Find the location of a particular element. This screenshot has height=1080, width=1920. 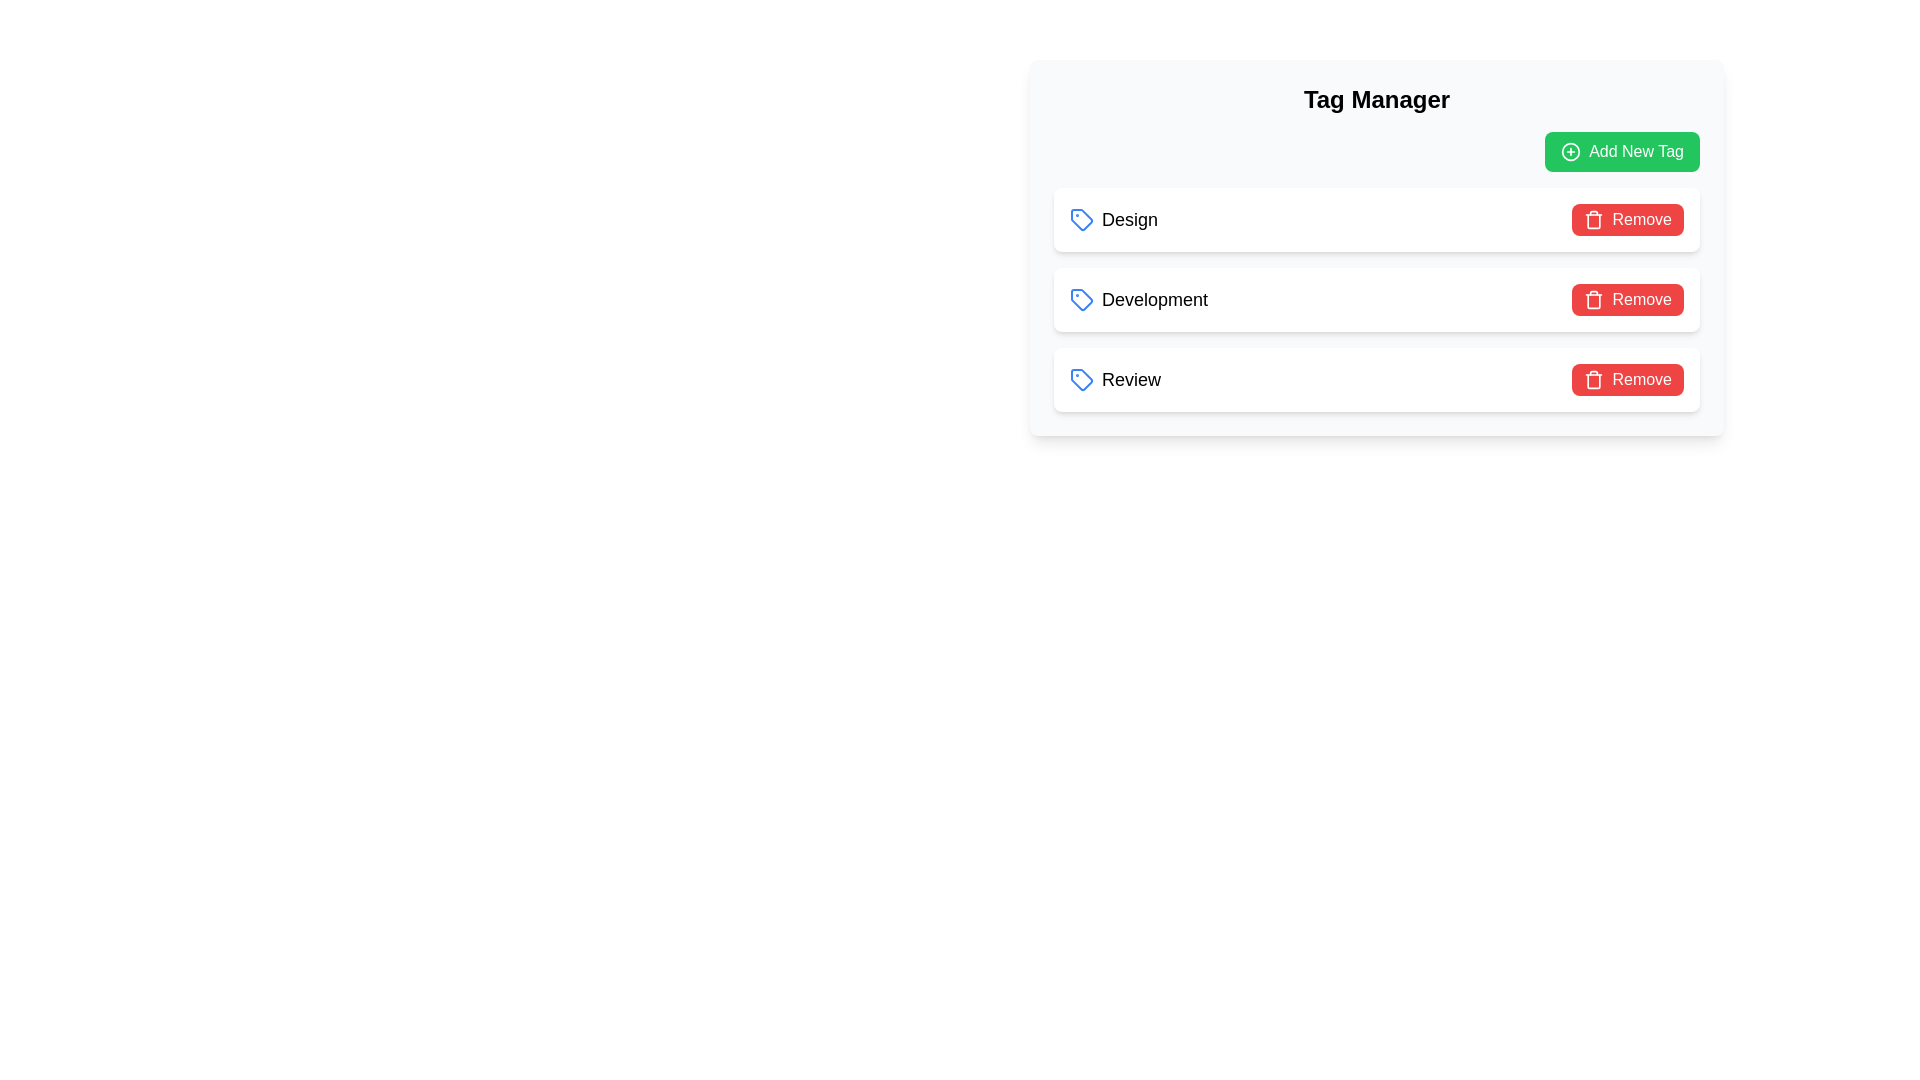

the visual styling of the 'Review' icon, which is located before the text 'Review' in the list interface is located at coordinates (1080, 380).